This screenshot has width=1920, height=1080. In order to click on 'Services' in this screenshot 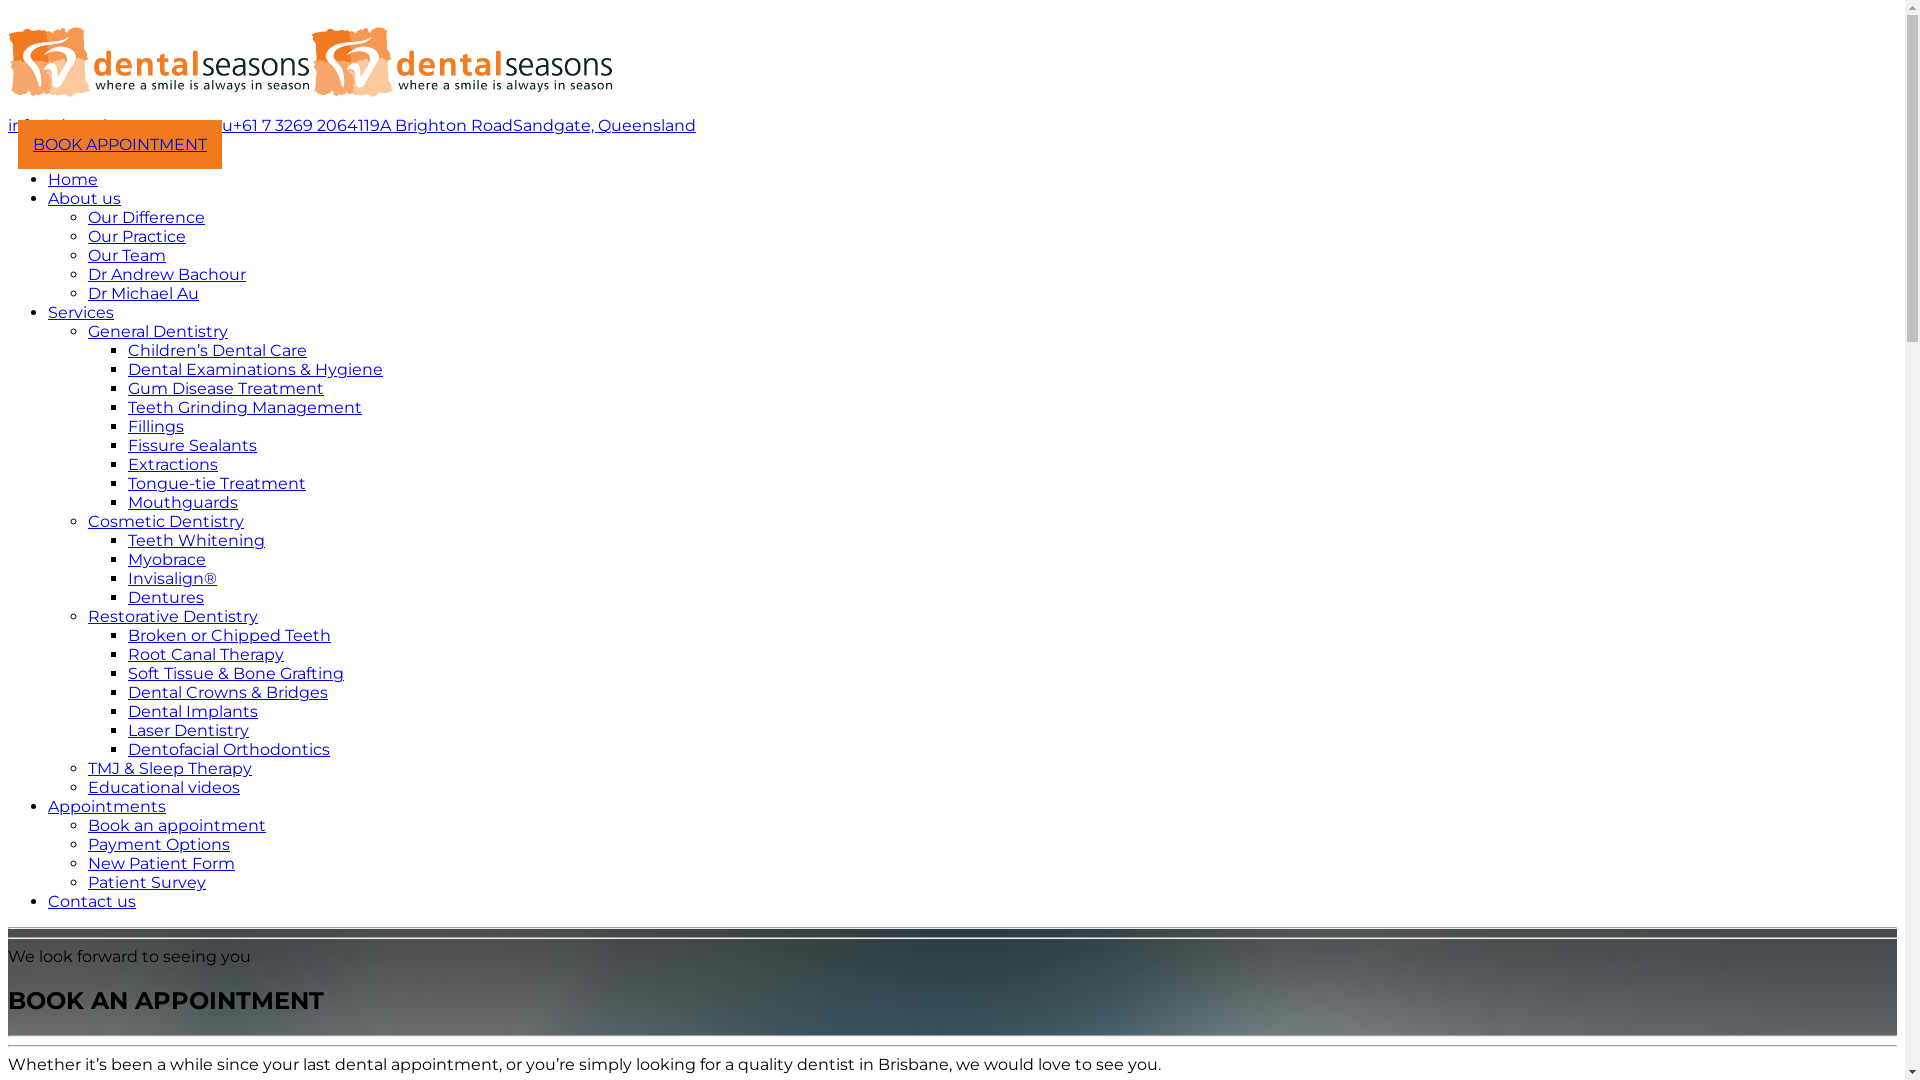, I will do `click(80, 312)`.